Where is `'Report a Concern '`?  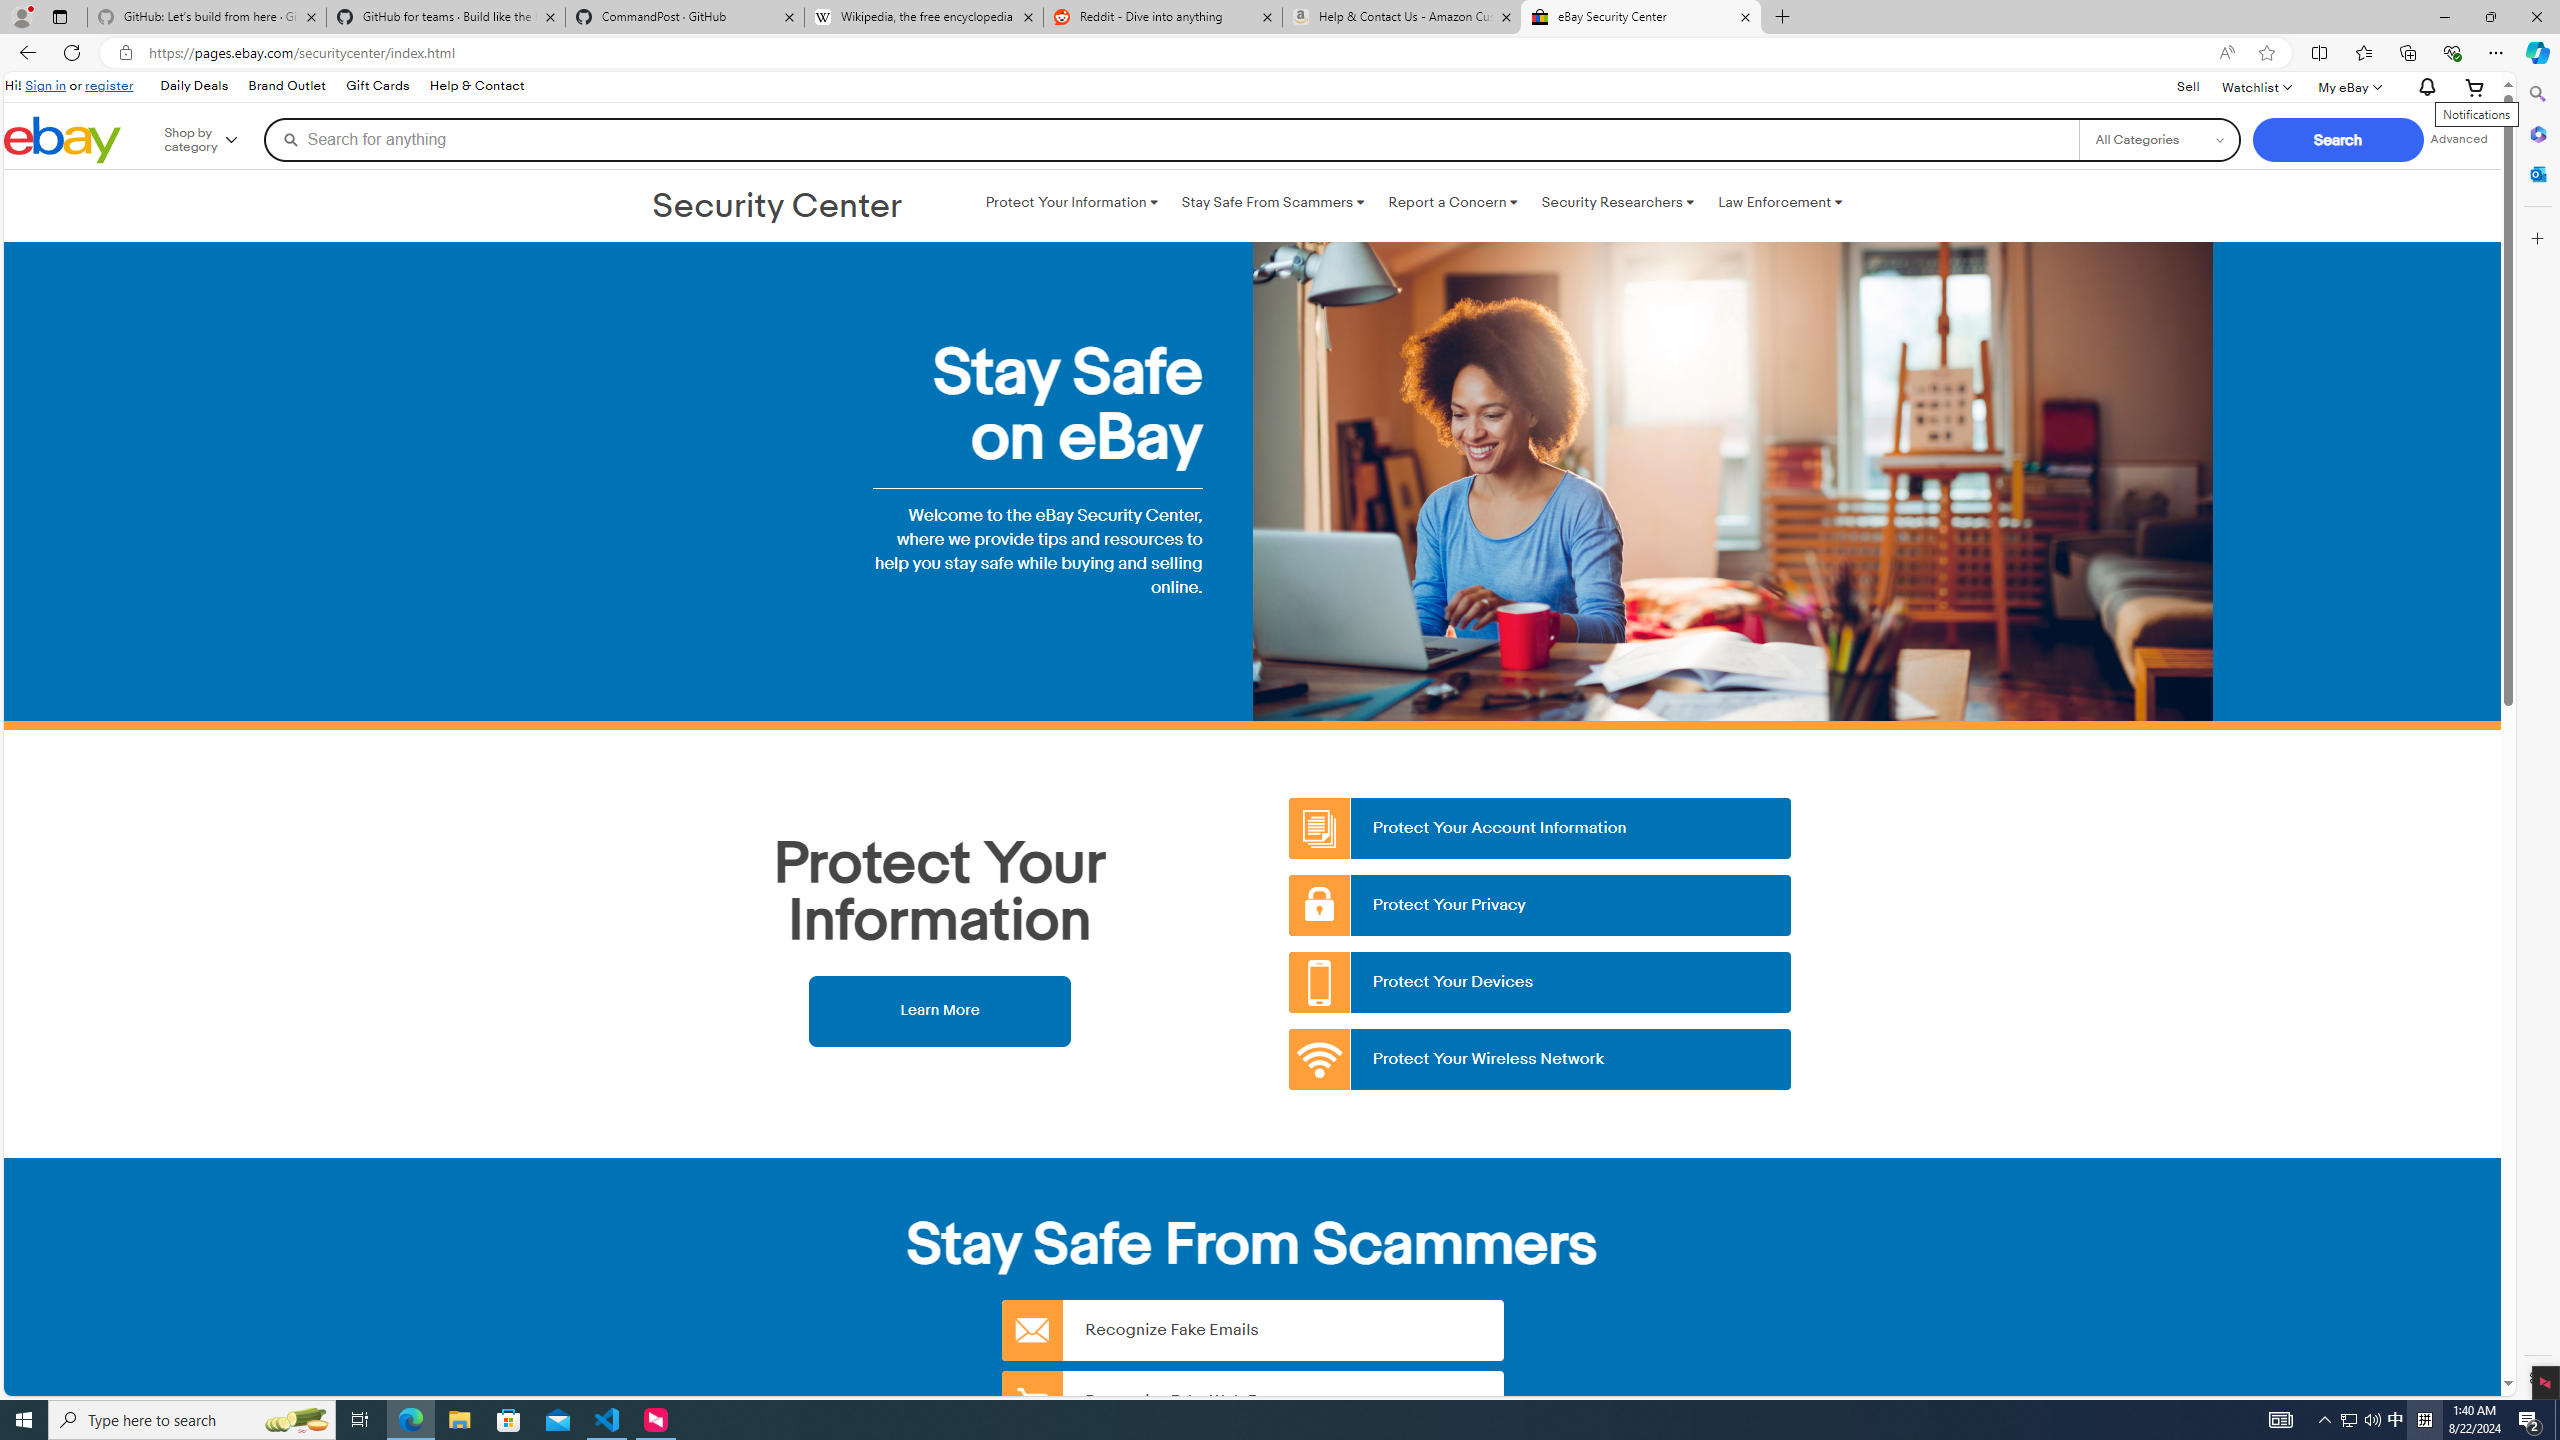 'Report a Concern ' is located at coordinates (1451, 202).